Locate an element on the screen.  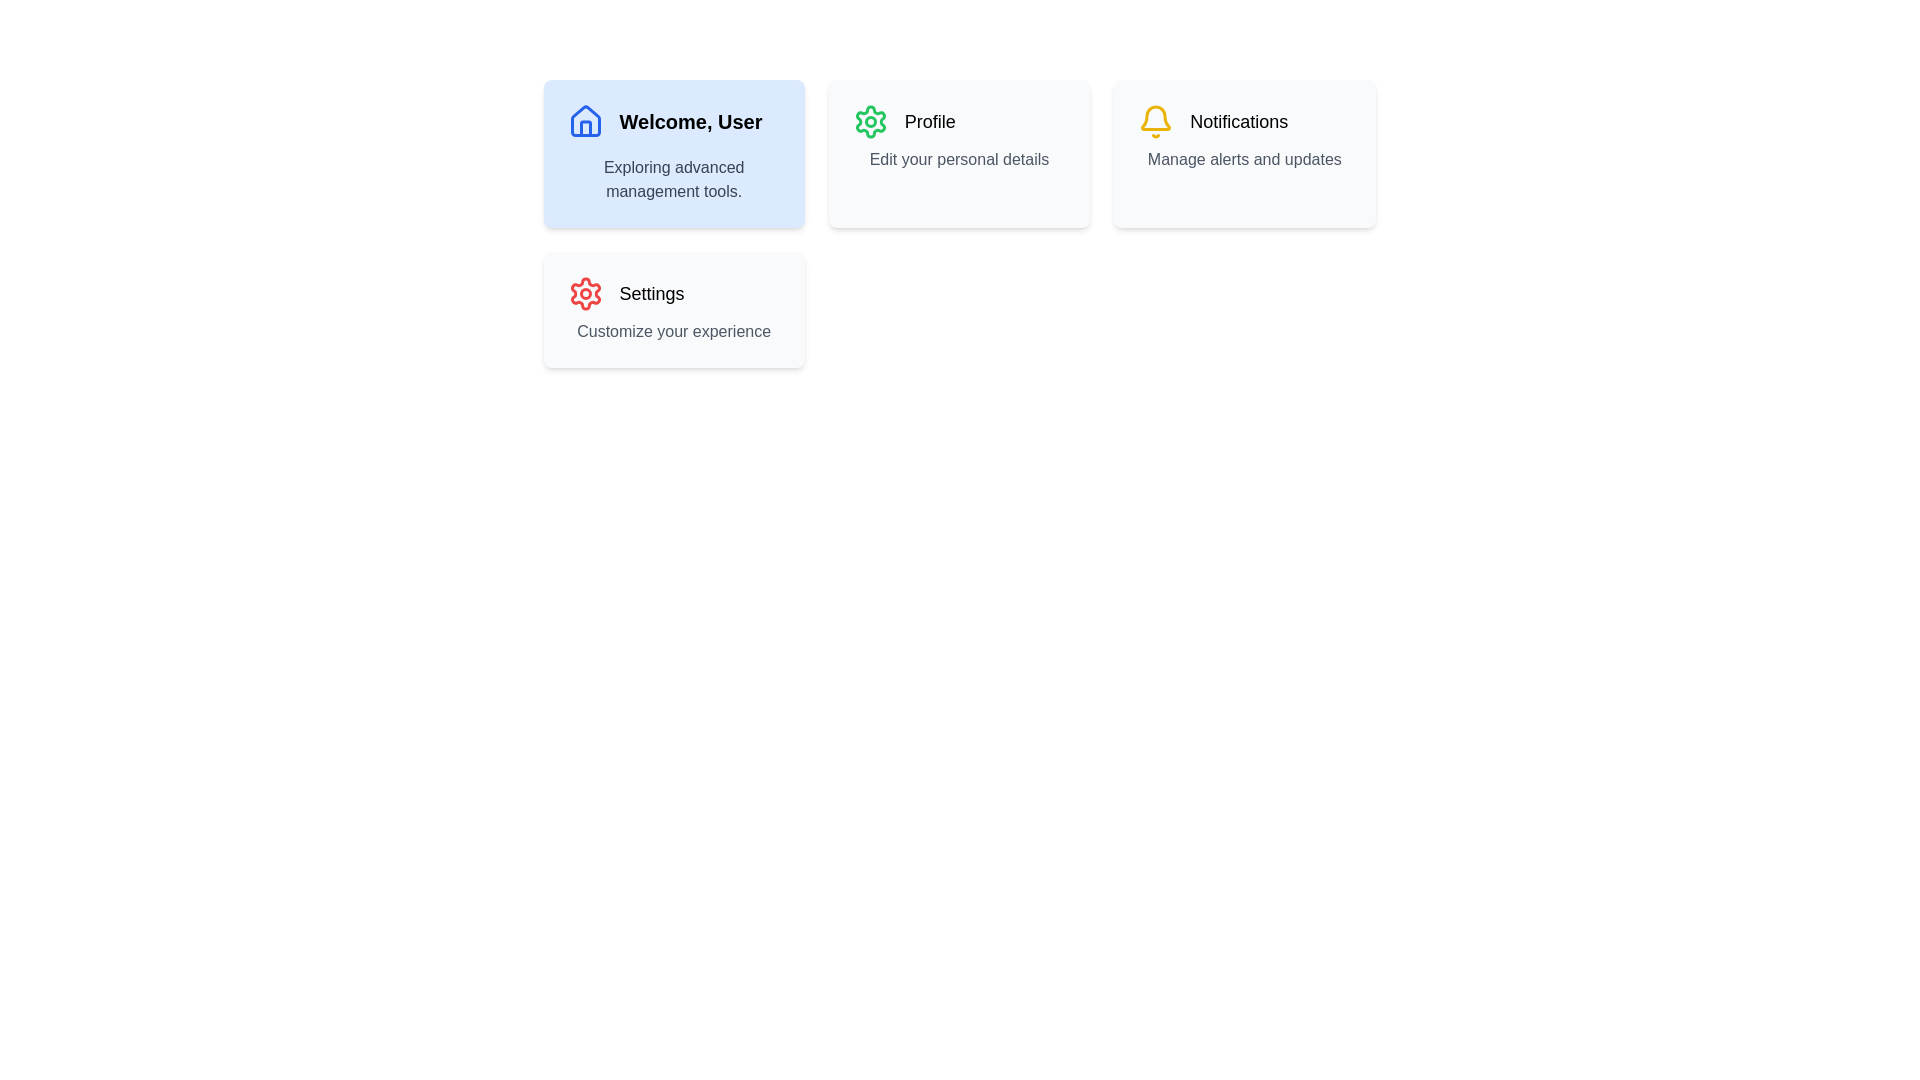
the Text Label that provides supplementary information for the 'Settings' section, located below the 'Settings' title is located at coordinates (674, 330).